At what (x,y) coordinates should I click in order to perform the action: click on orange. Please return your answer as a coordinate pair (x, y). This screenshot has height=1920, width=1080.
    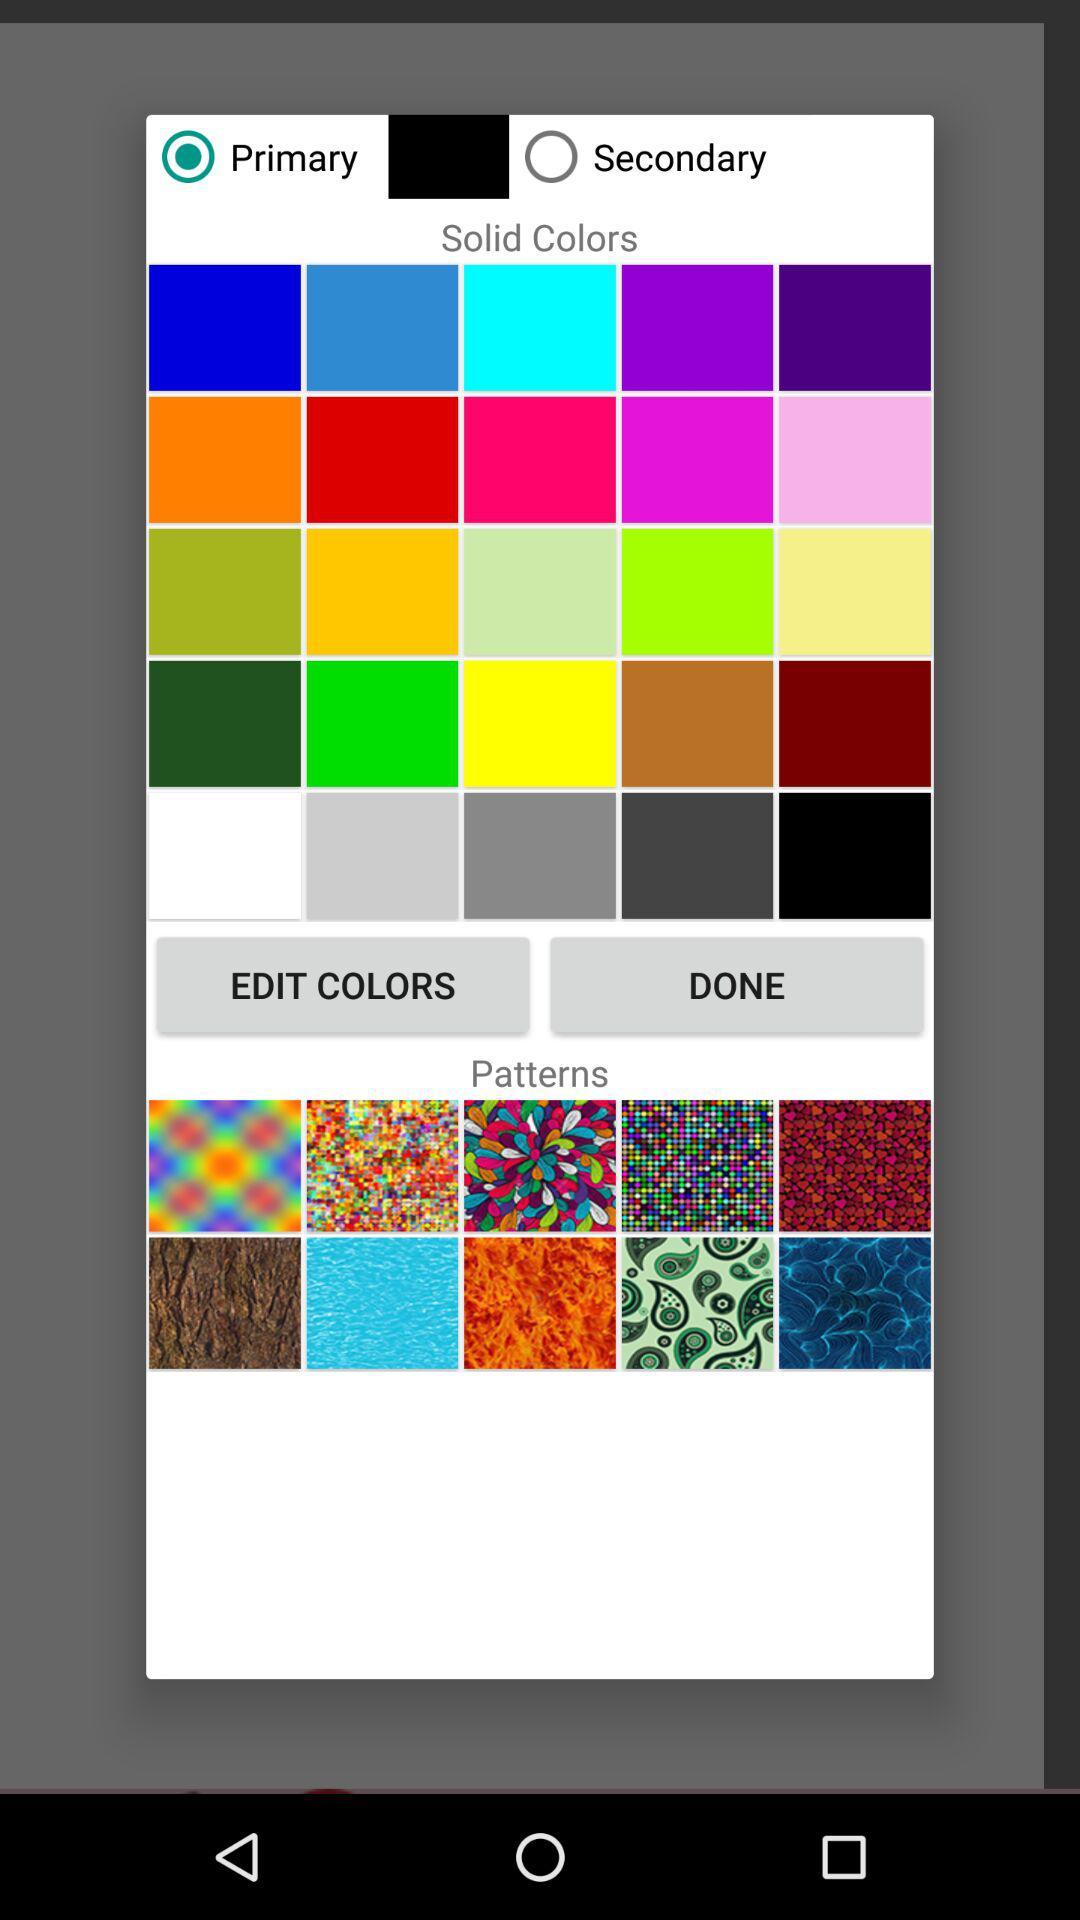
    Looking at the image, I should click on (224, 458).